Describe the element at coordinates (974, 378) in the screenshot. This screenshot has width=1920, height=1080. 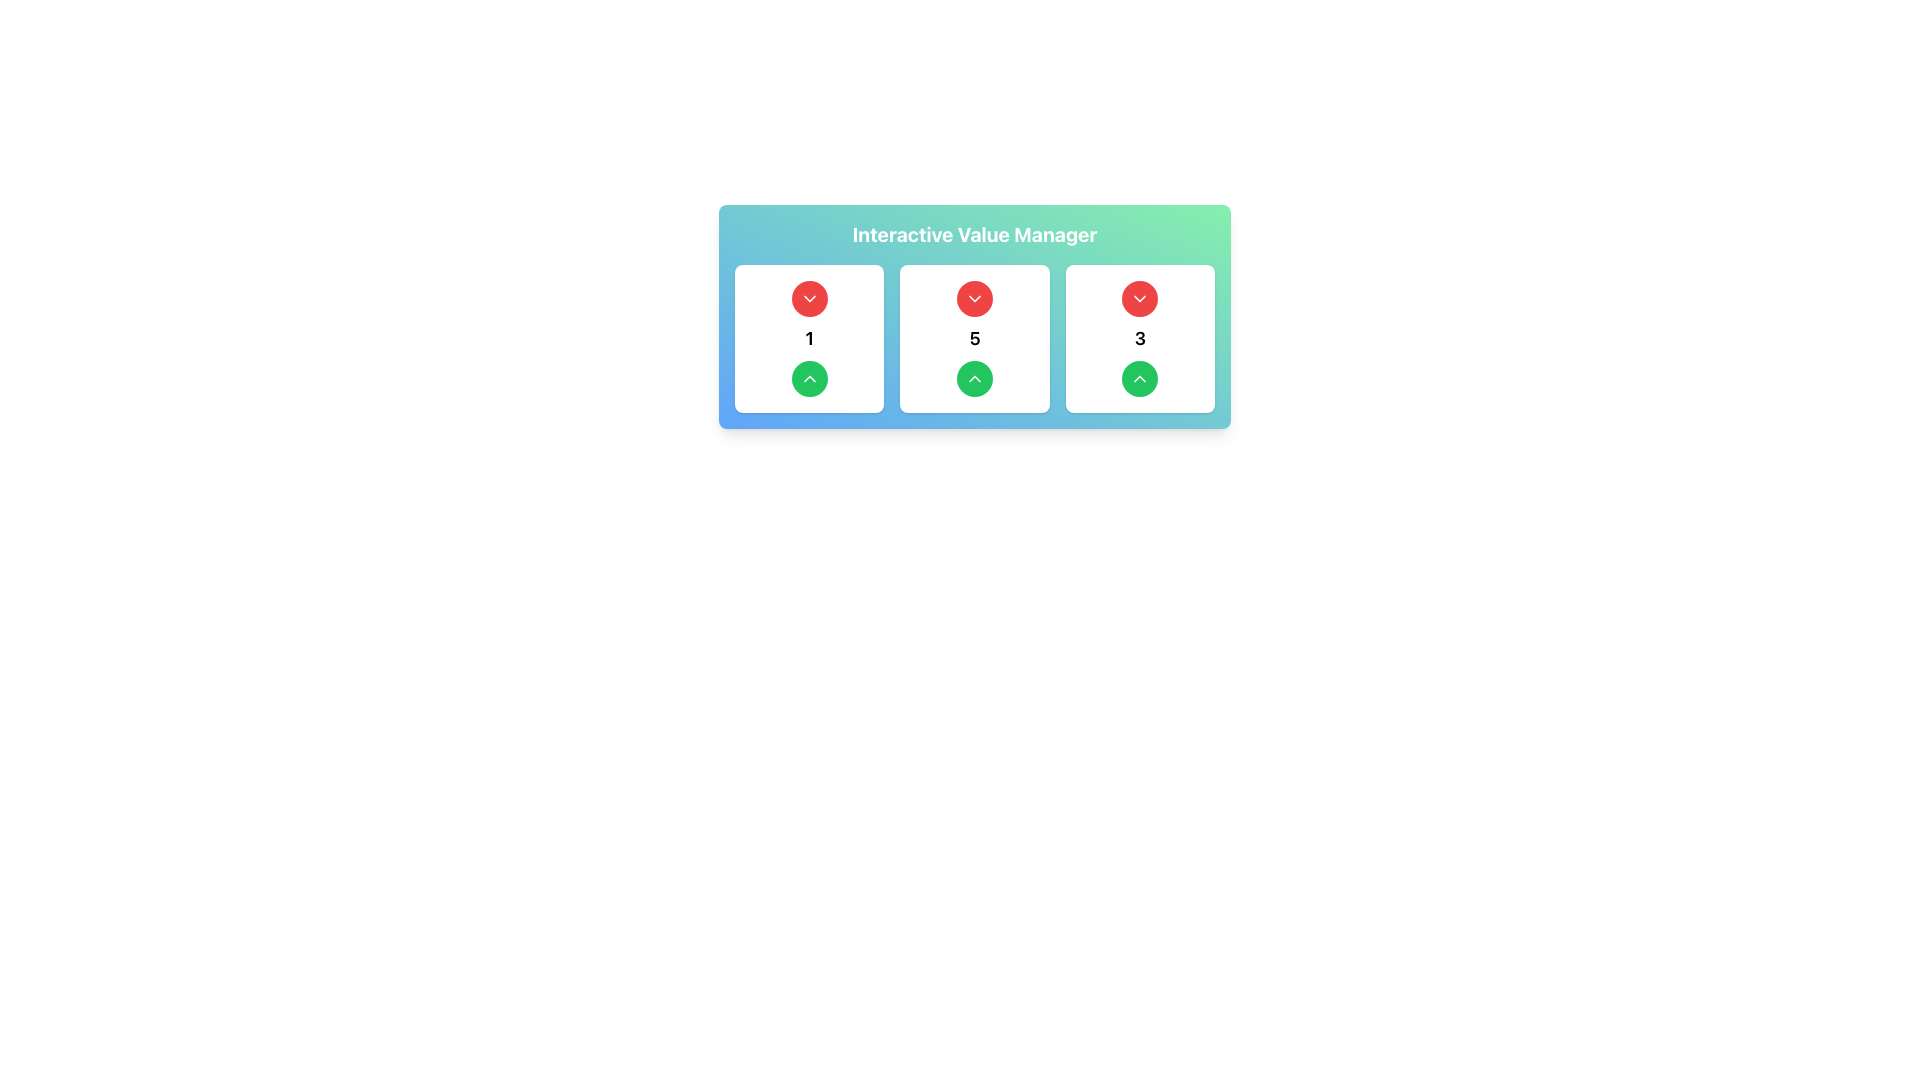
I see `the increment button located beneath the number '5' in the central column of a three-column panel to observe the hover effects` at that location.